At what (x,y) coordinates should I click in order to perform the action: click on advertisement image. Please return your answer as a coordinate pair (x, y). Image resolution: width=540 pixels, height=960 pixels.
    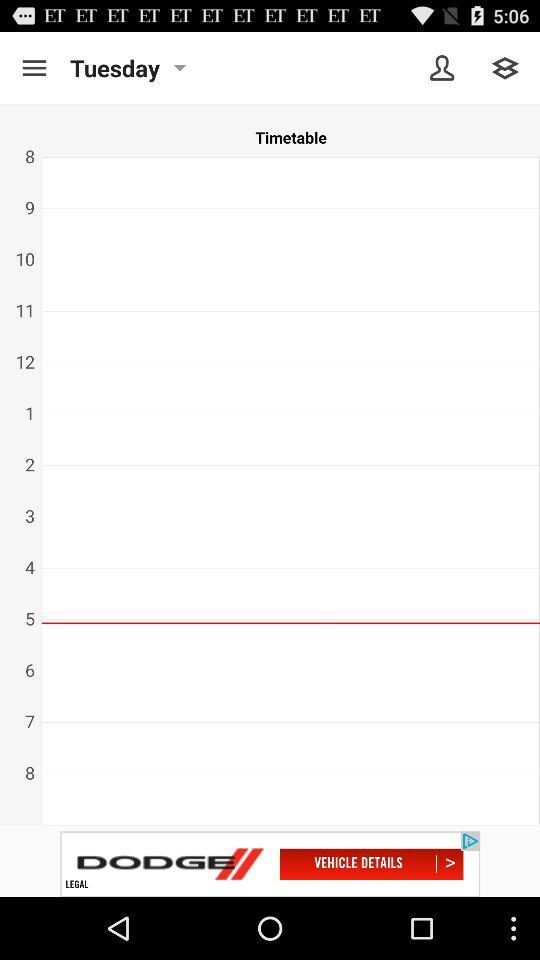
    Looking at the image, I should click on (270, 863).